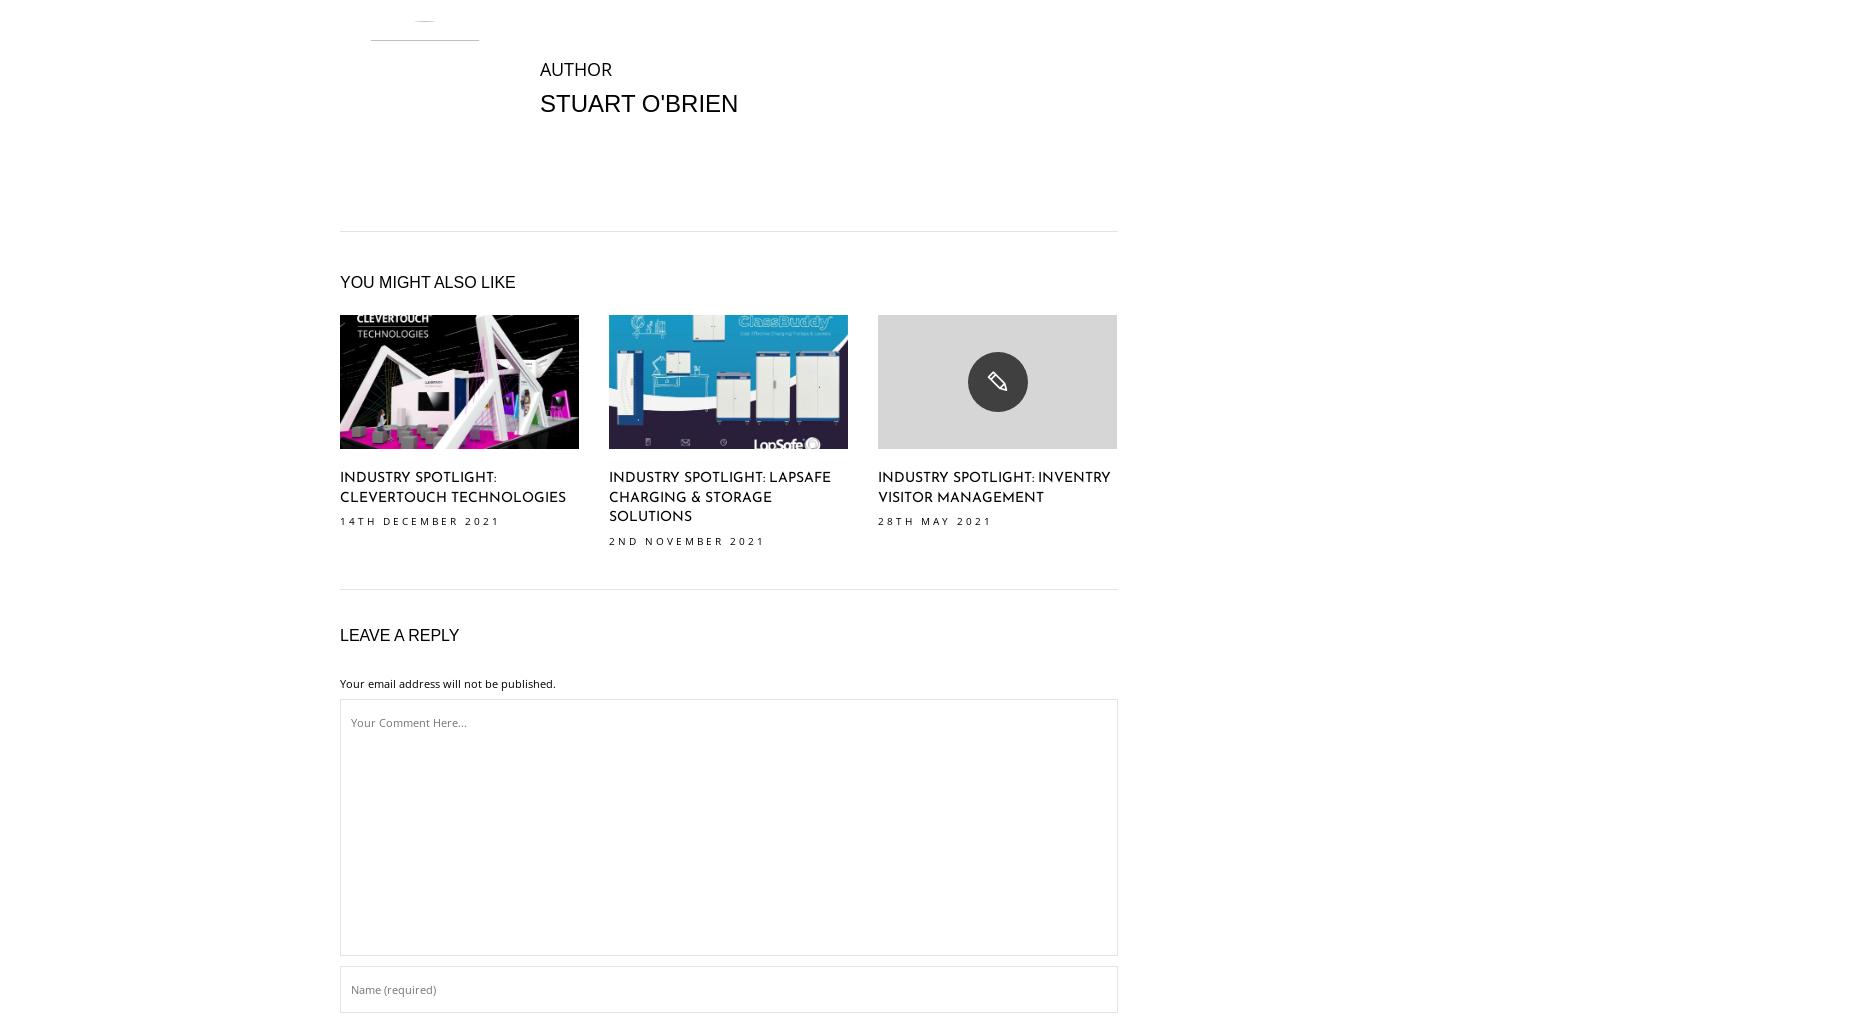 Image resolution: width=1850 pixels, height=1028 pixels. I want to click on 'AUTHOR', so click(576, 67).